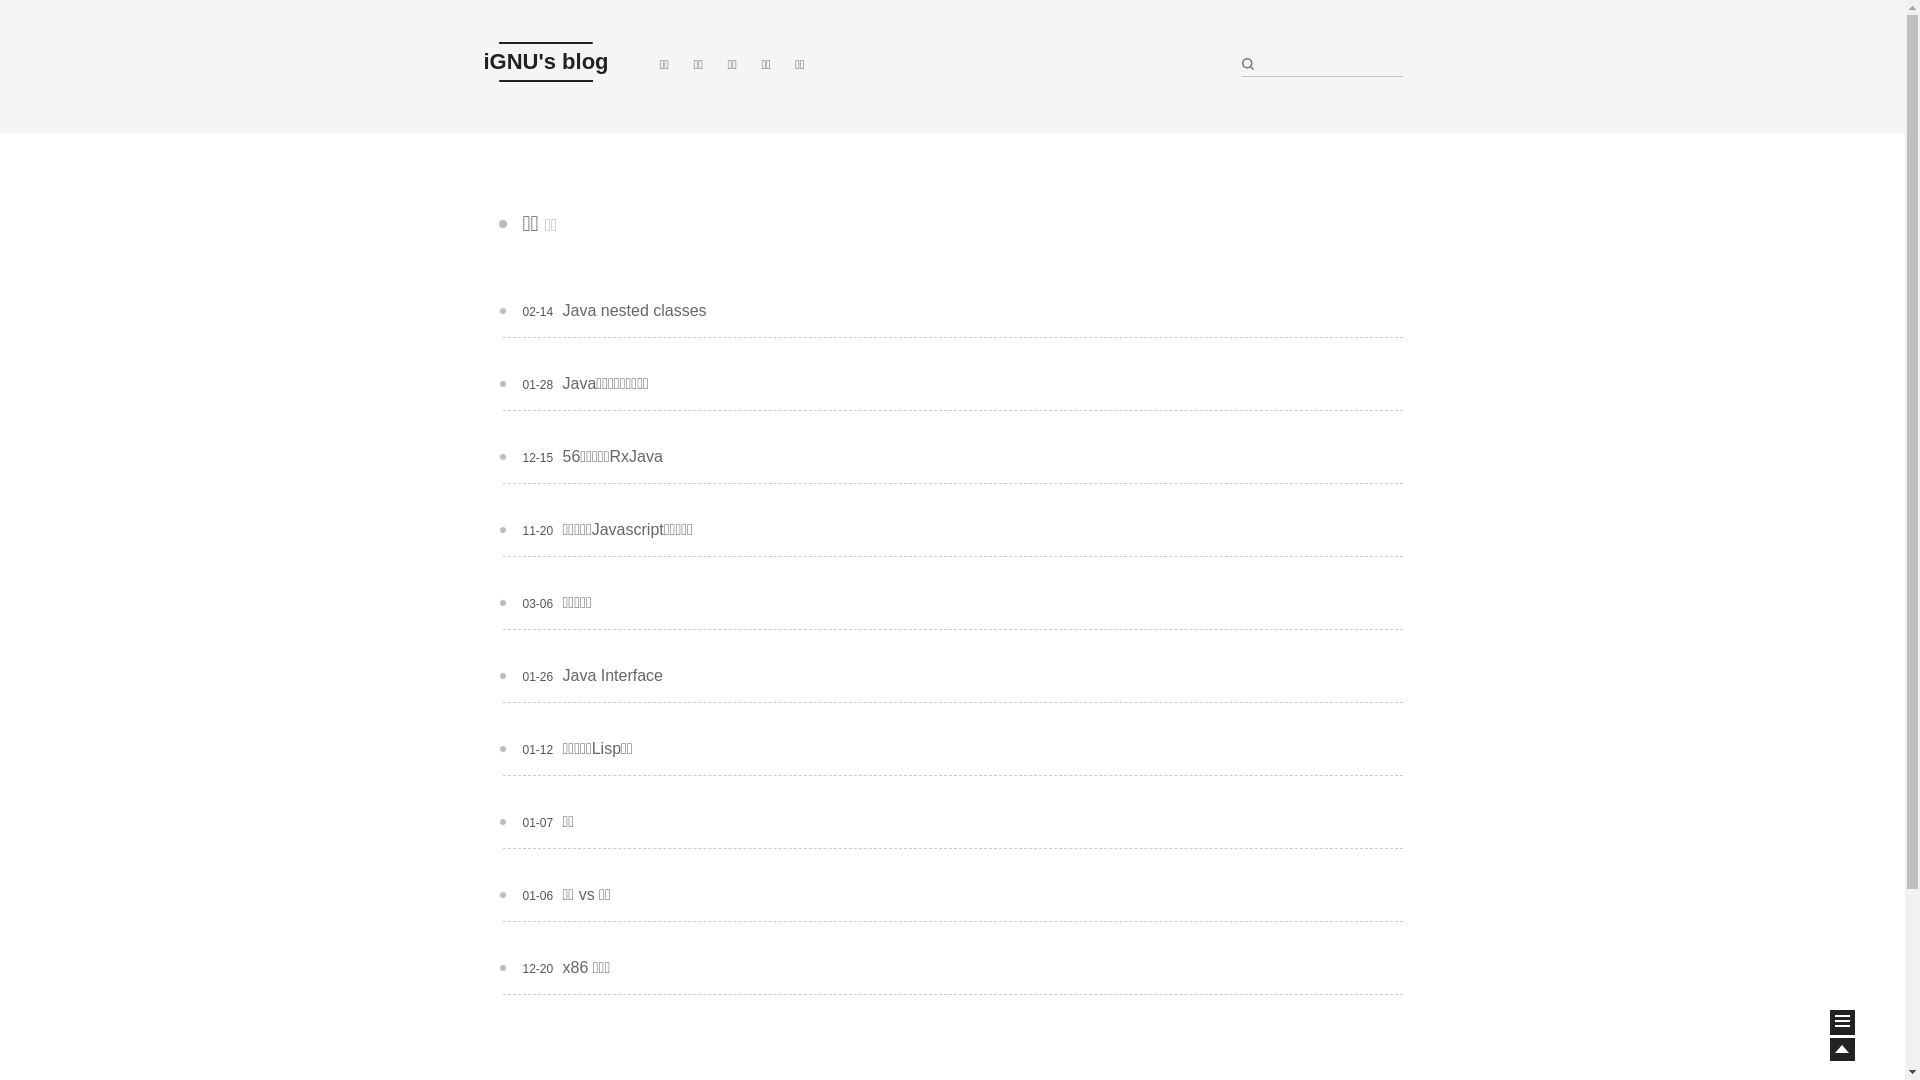  Describe the element at coordinates (611, 675) in the screenshot. I see `'Java Interface'` at that location.